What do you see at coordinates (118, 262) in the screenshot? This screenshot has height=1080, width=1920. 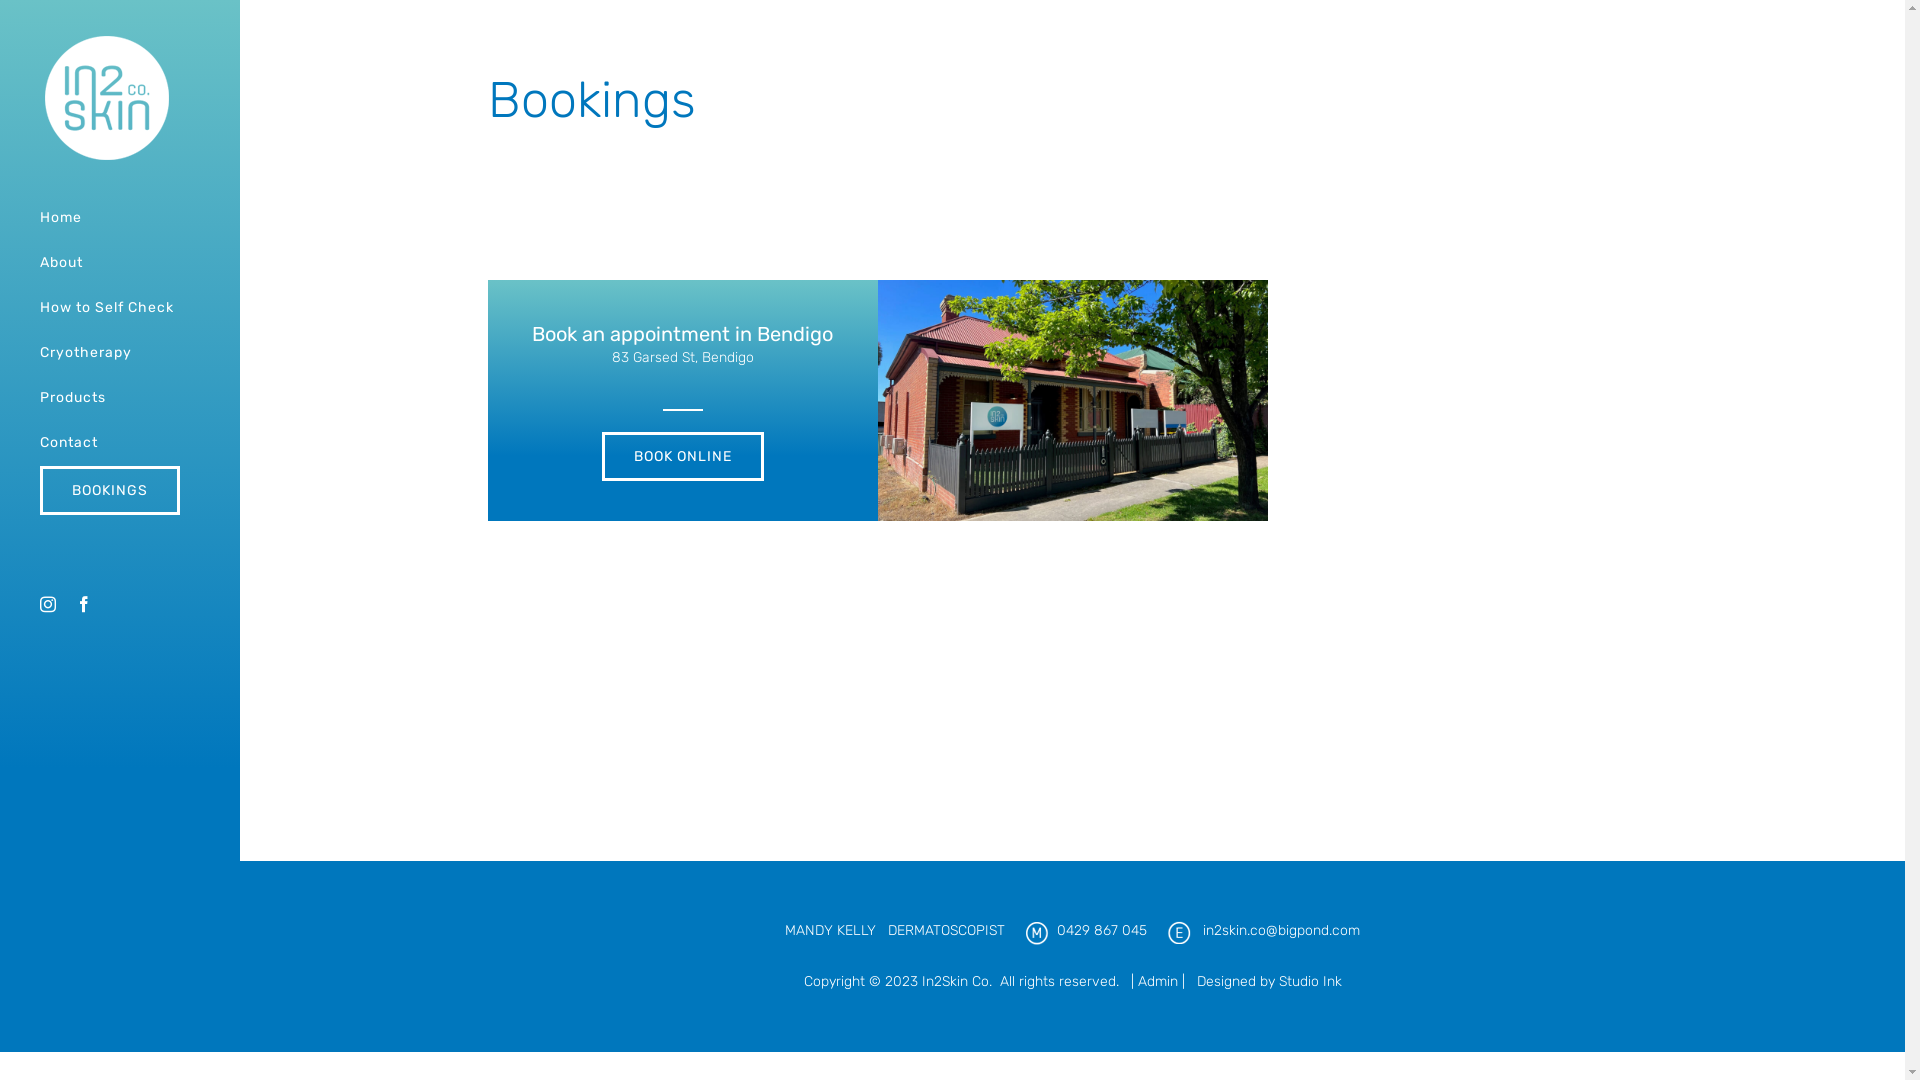 I see `'About'` at bounding box center [118, 262].